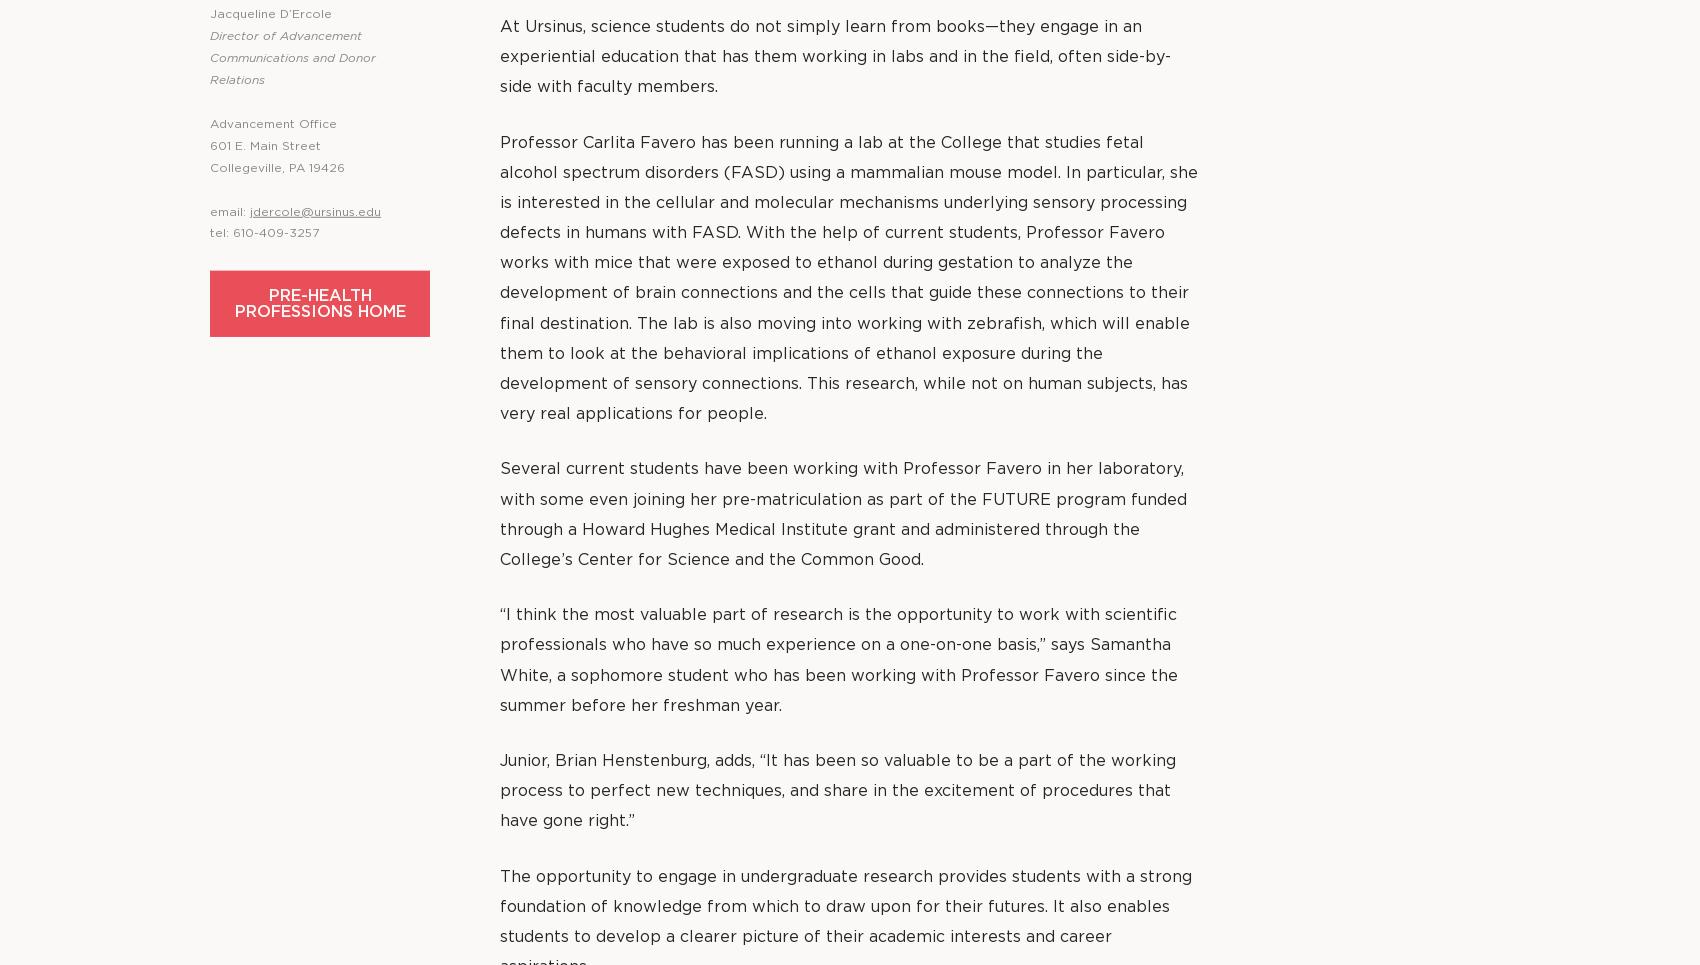 The height and width of the screenshot is (965, 1700). What do you see at coordinates (319, 302) in the screenshot?
I see `'Pre-Health Professions Home'` at bounding box center [319, 302].